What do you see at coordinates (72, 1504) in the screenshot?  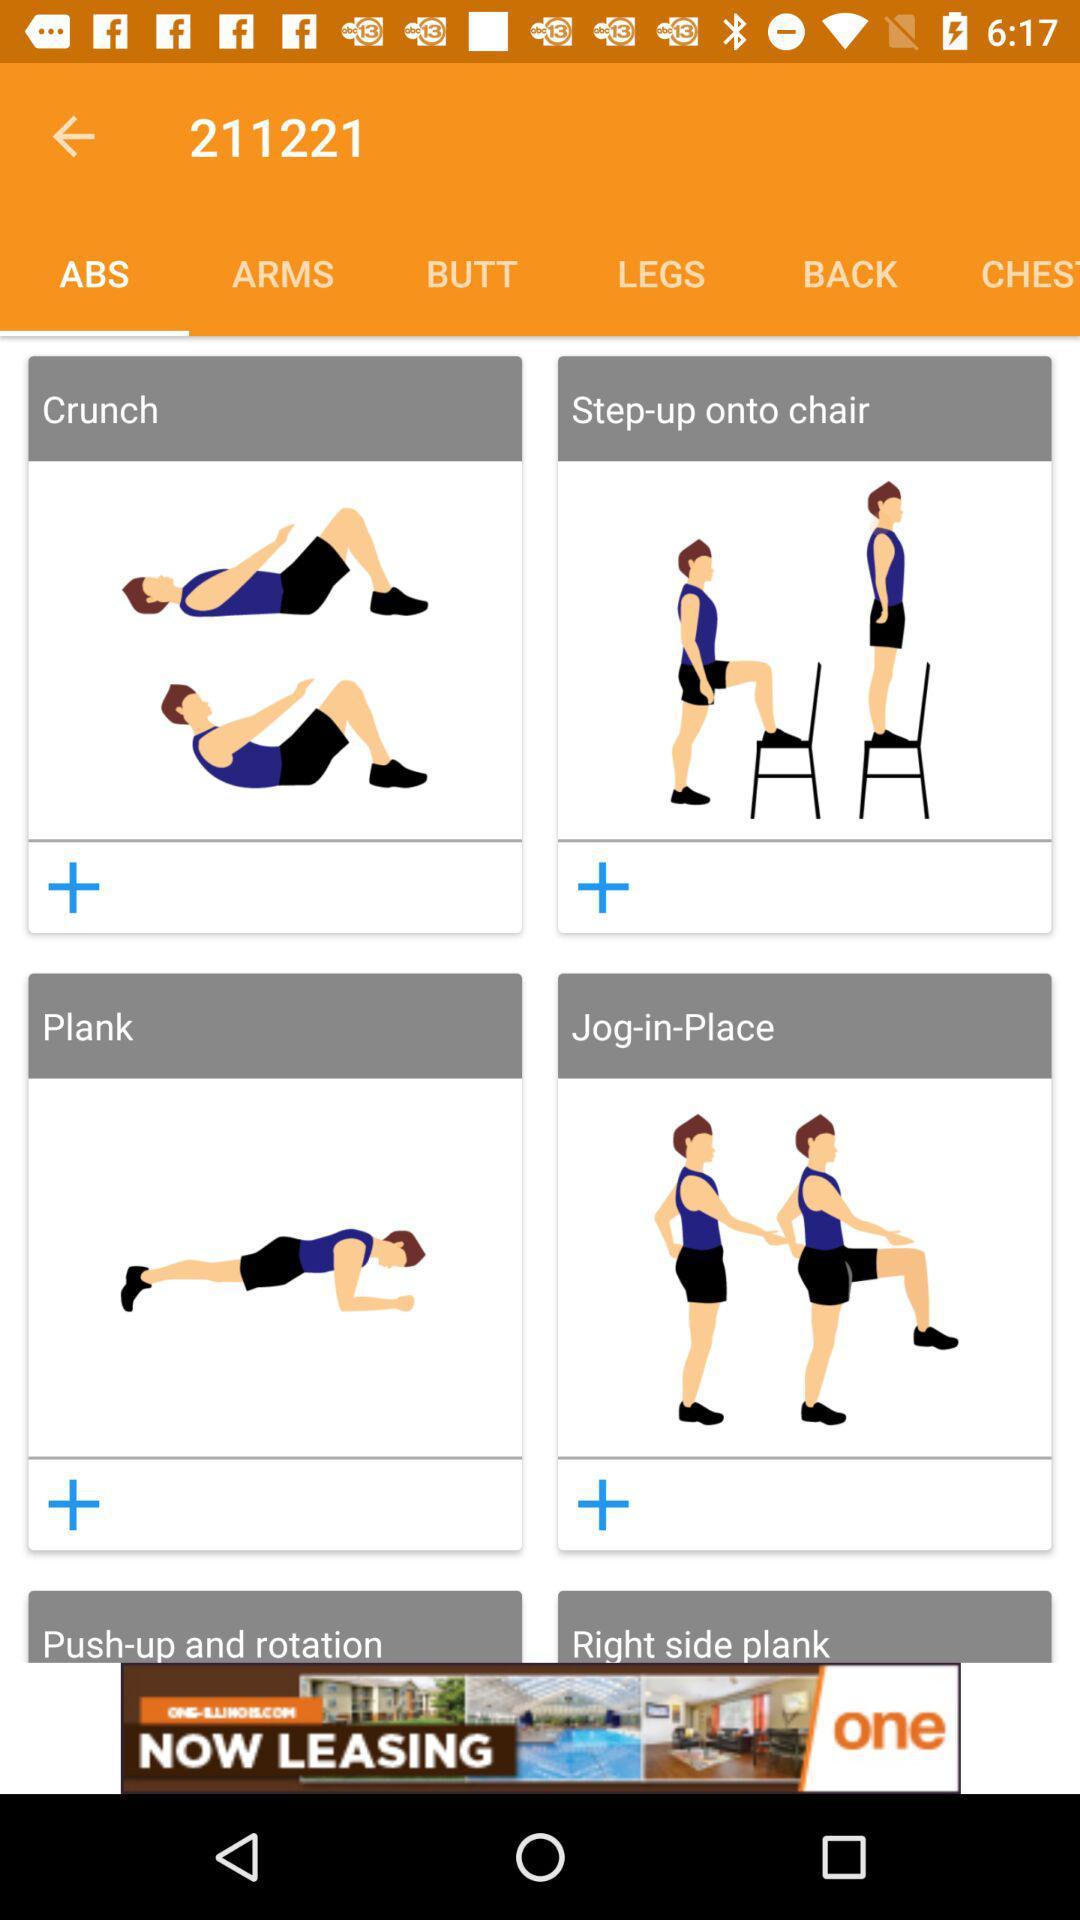 I see `to routine` at bounding box center [72, 1504].